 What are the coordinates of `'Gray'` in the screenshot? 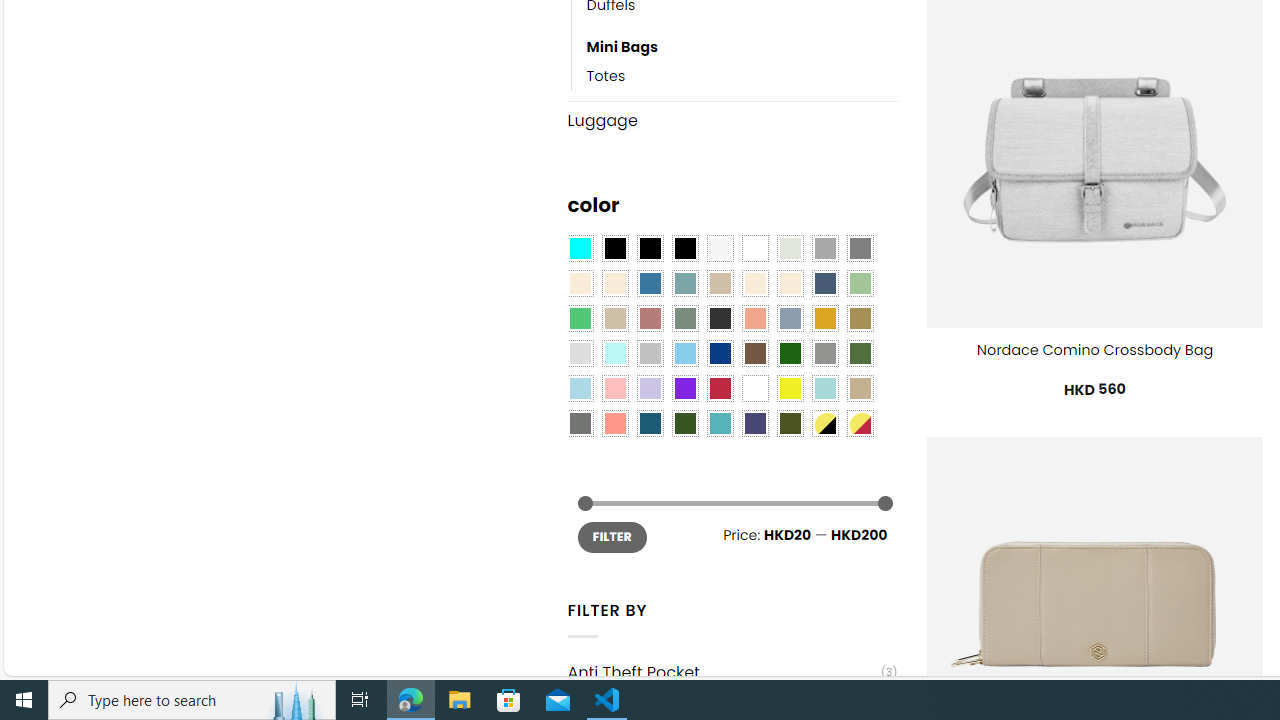 It's located at (824, 353).